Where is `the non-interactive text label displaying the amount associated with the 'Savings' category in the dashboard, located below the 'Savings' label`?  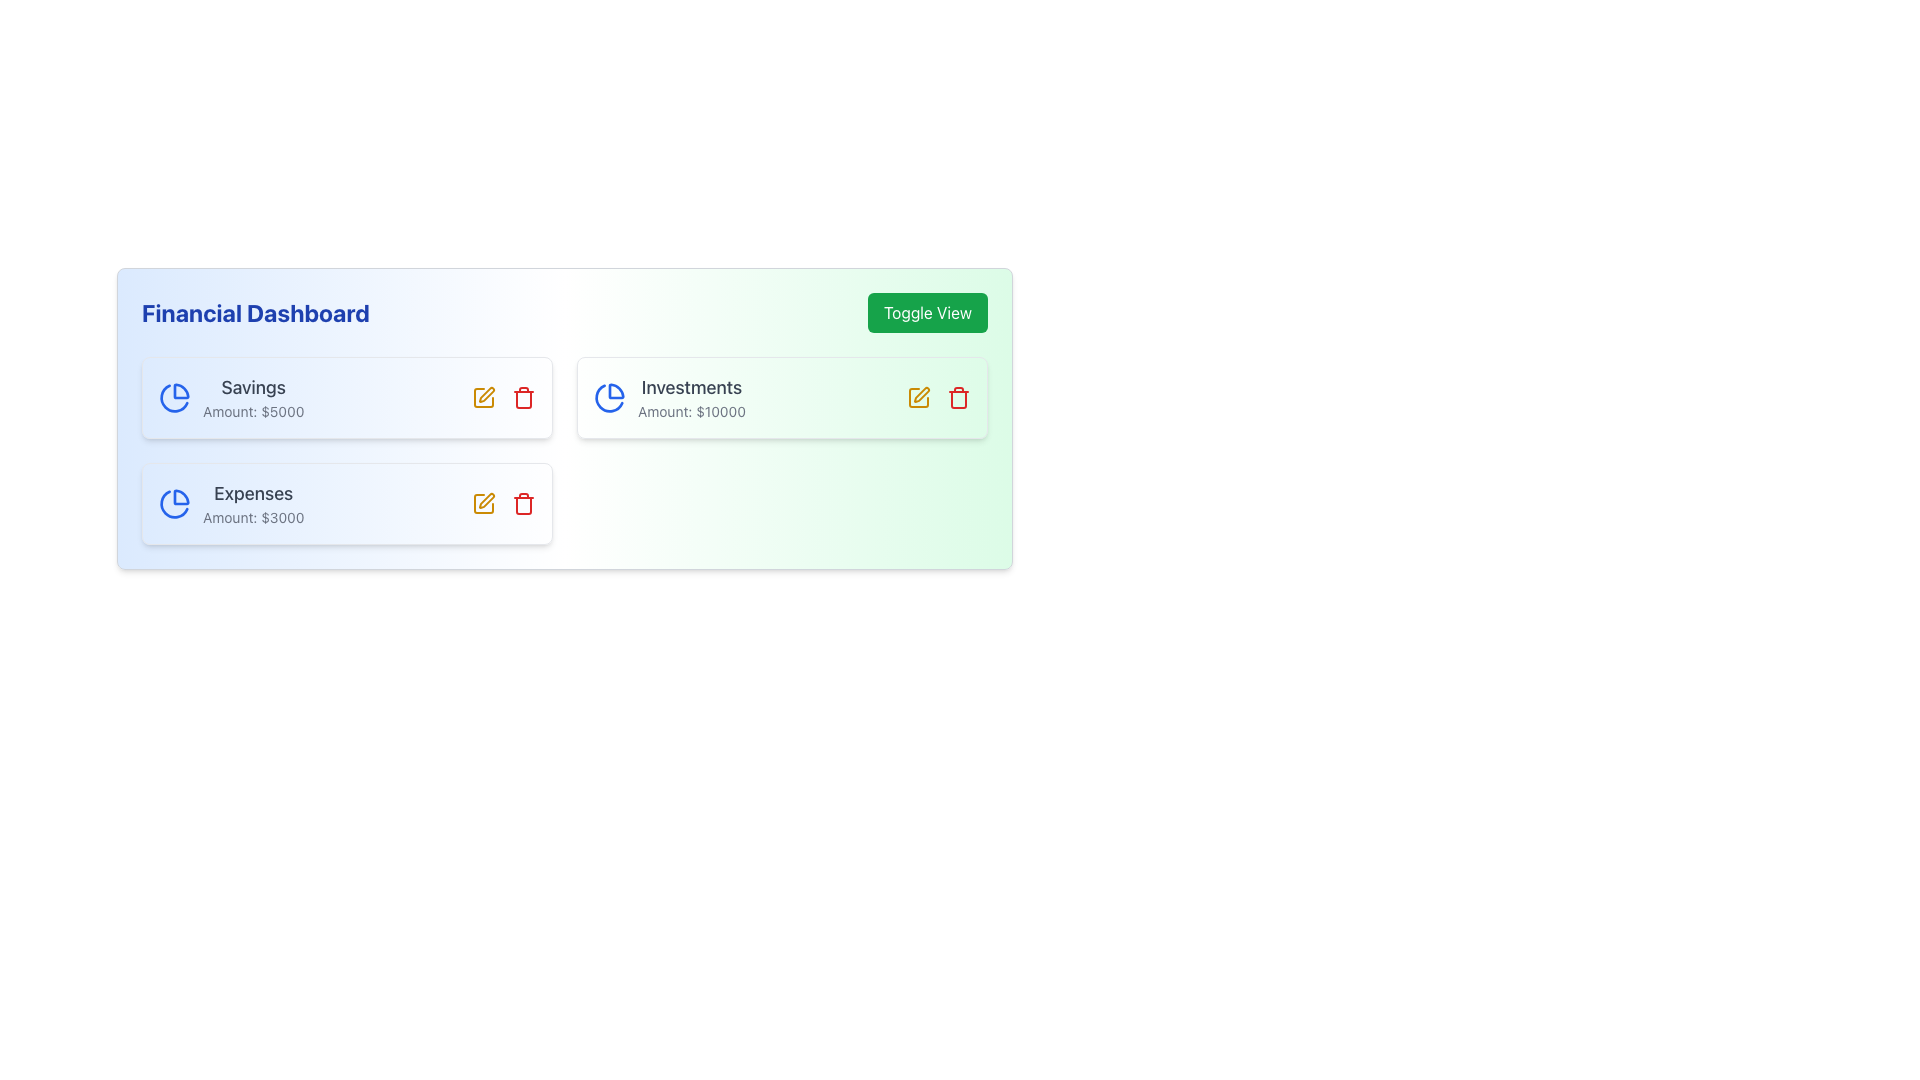
the non-interactive text label displaying the amount associated with the 'Savings' category in the dashboard, located below the 'Savings' label is located at coordinates (252, 411).